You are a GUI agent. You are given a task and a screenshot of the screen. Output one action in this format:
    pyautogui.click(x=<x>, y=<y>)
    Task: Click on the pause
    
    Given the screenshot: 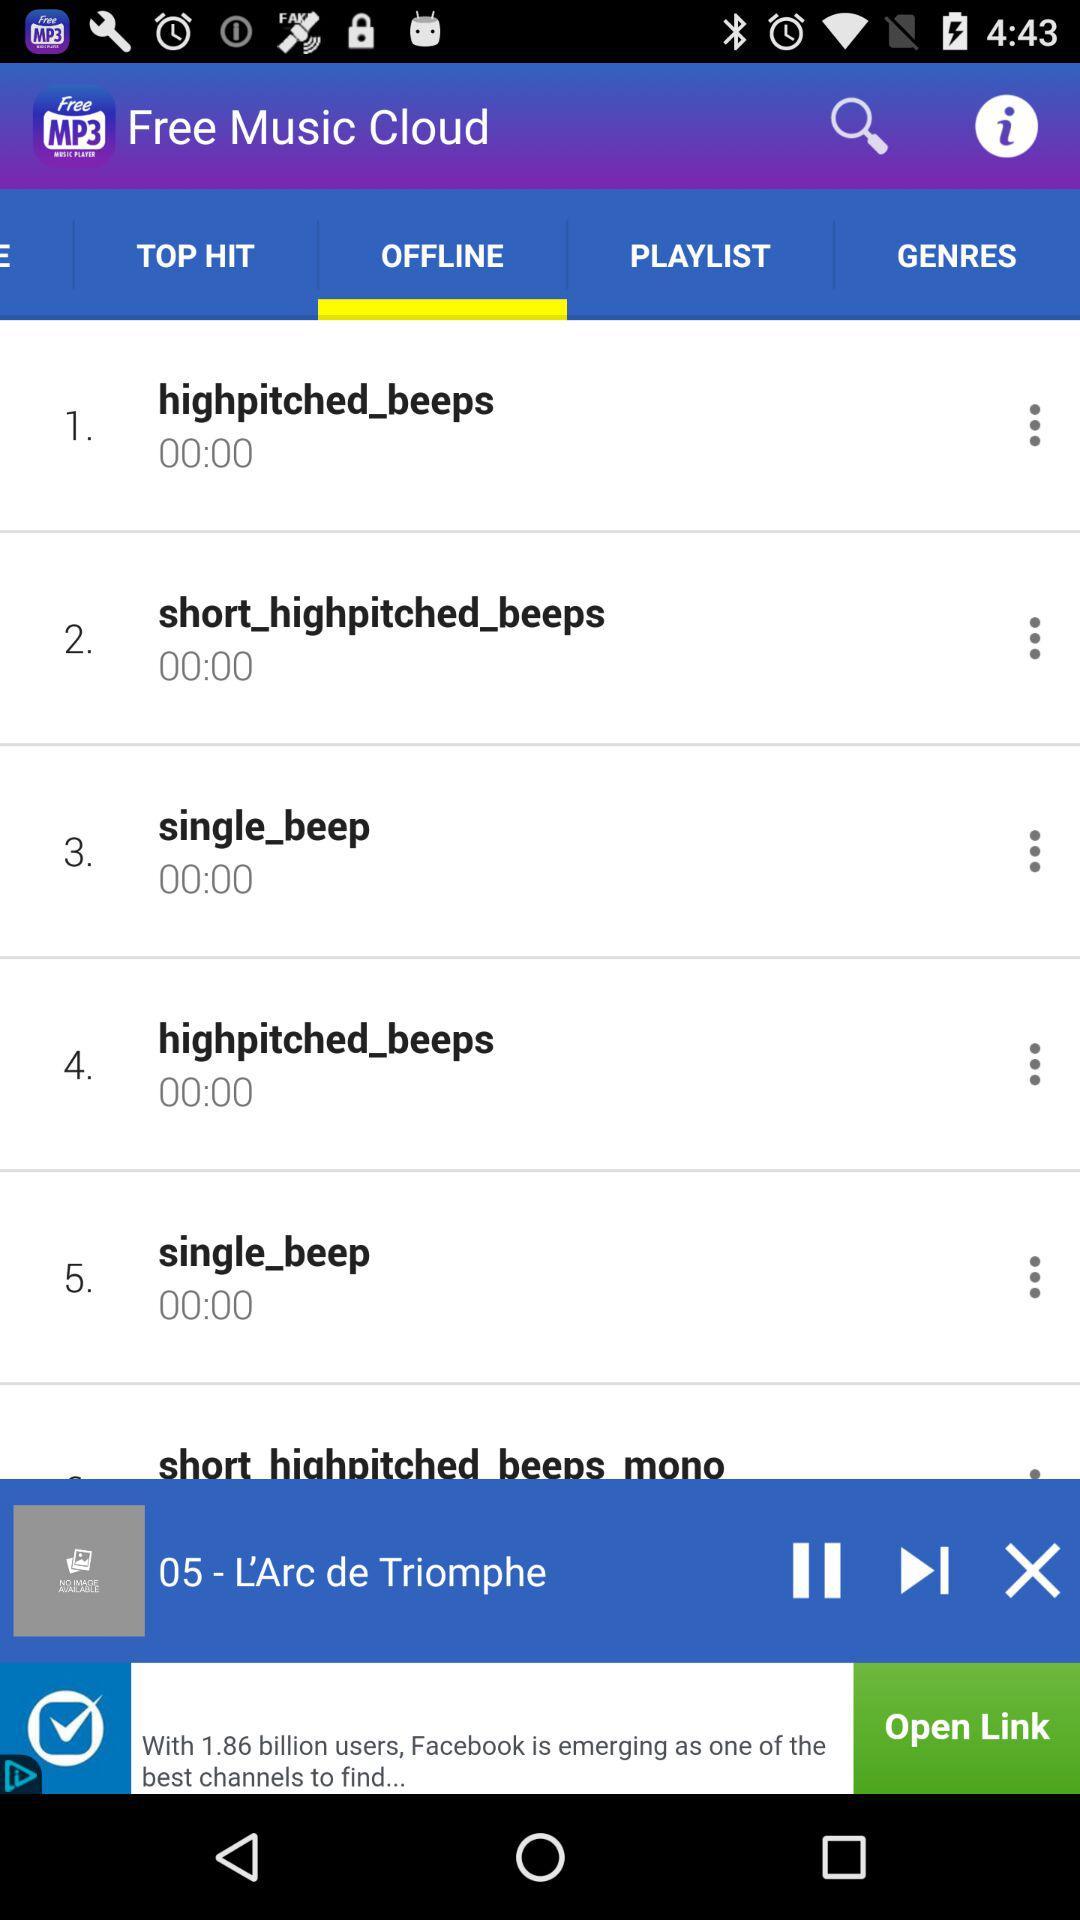 What is the action you would take?
    pyautogui.click(x=816, y=1569)
    